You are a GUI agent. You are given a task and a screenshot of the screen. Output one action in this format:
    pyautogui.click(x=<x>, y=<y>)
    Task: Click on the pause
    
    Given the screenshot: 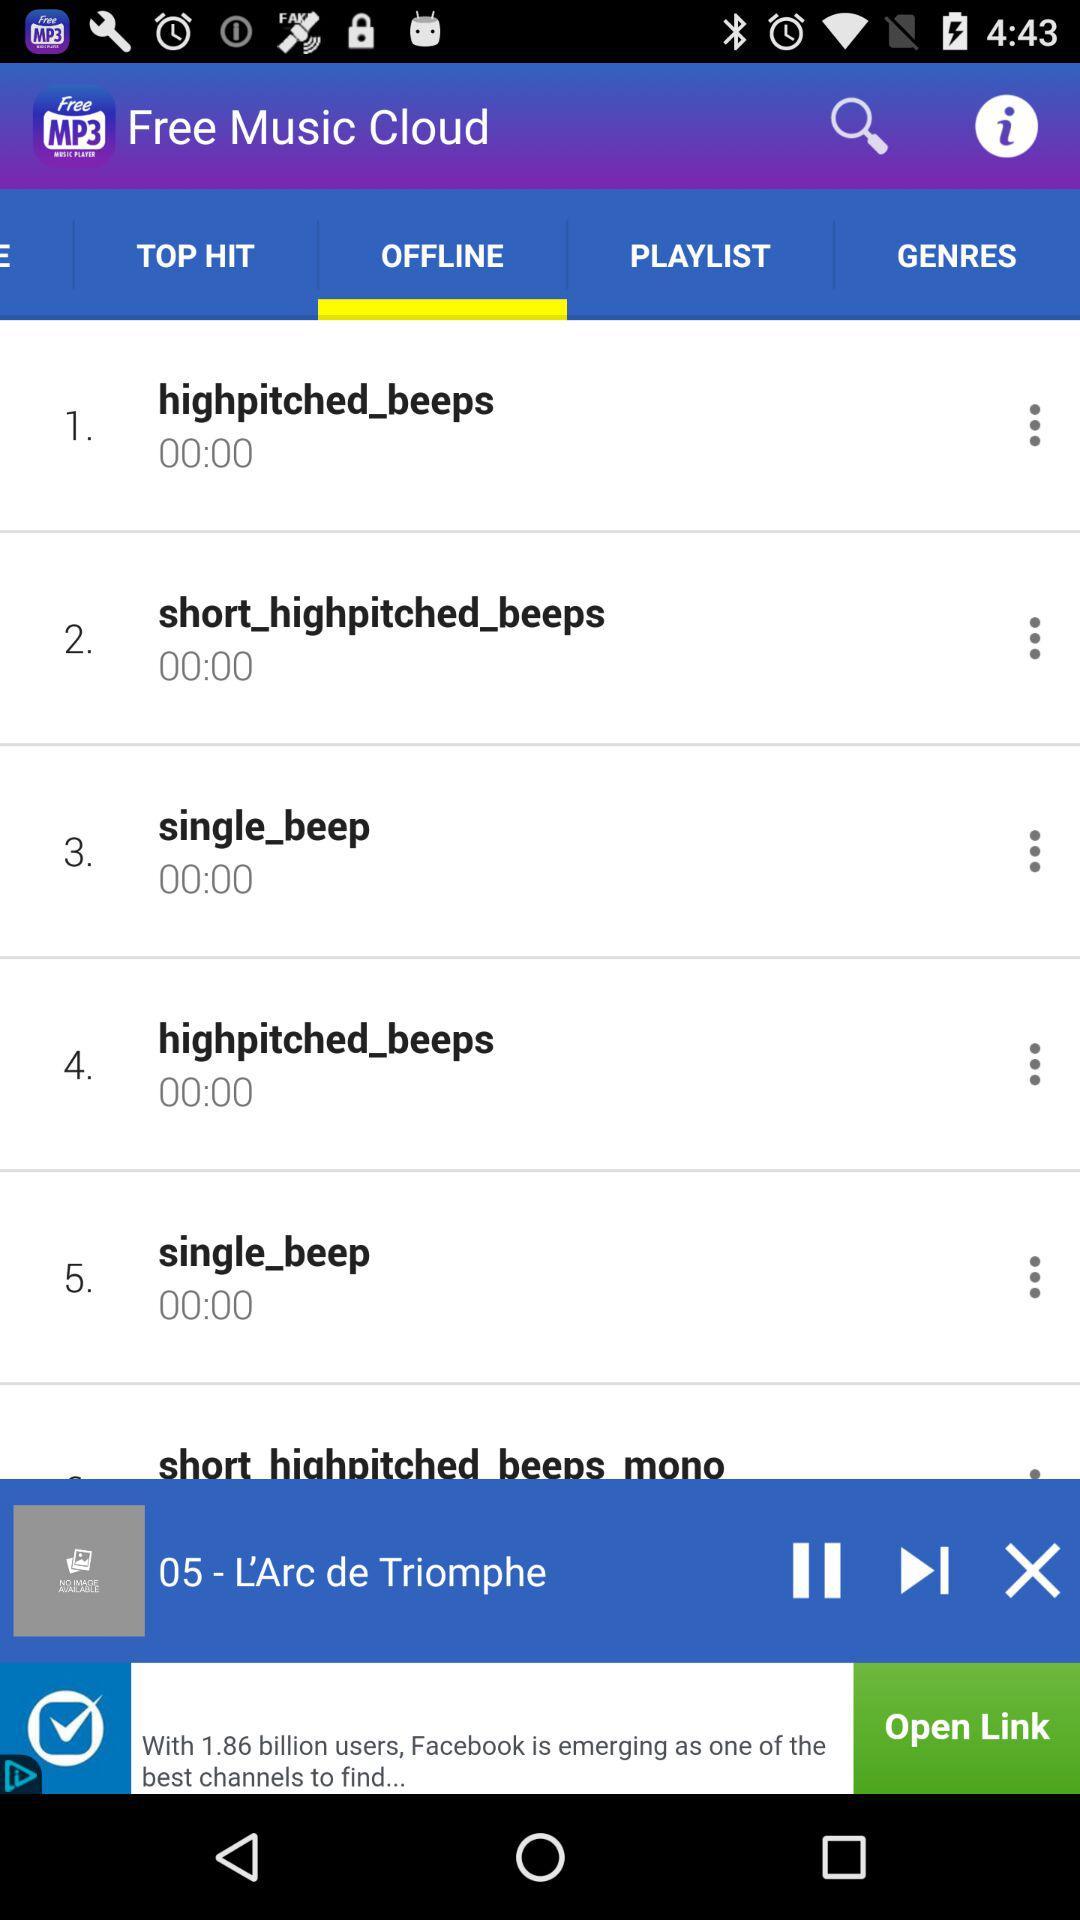 What is the action you would take?
    pyautogui.click(x=816, y=1569)
    